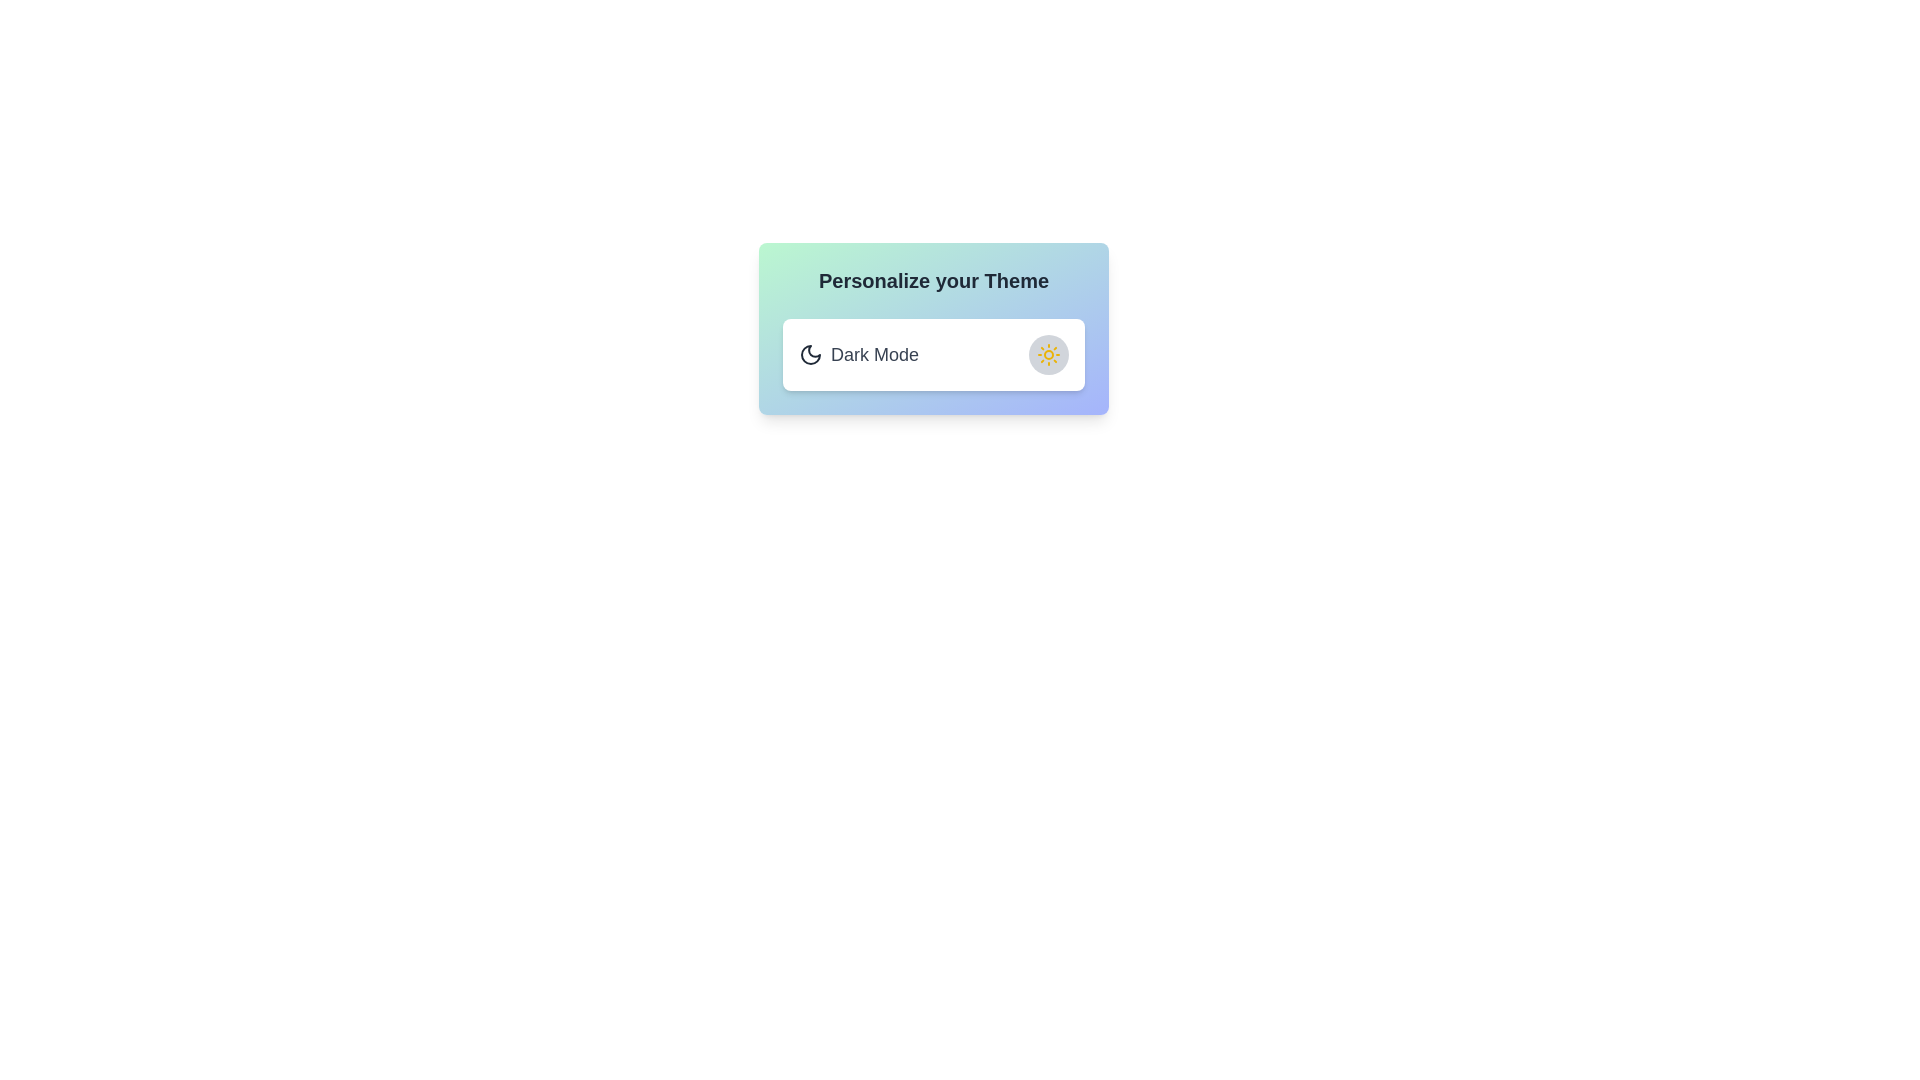 The image size is (1920, 1080). I want to click on the toggle button to switch the dark mode setting, so click(1048, 353).